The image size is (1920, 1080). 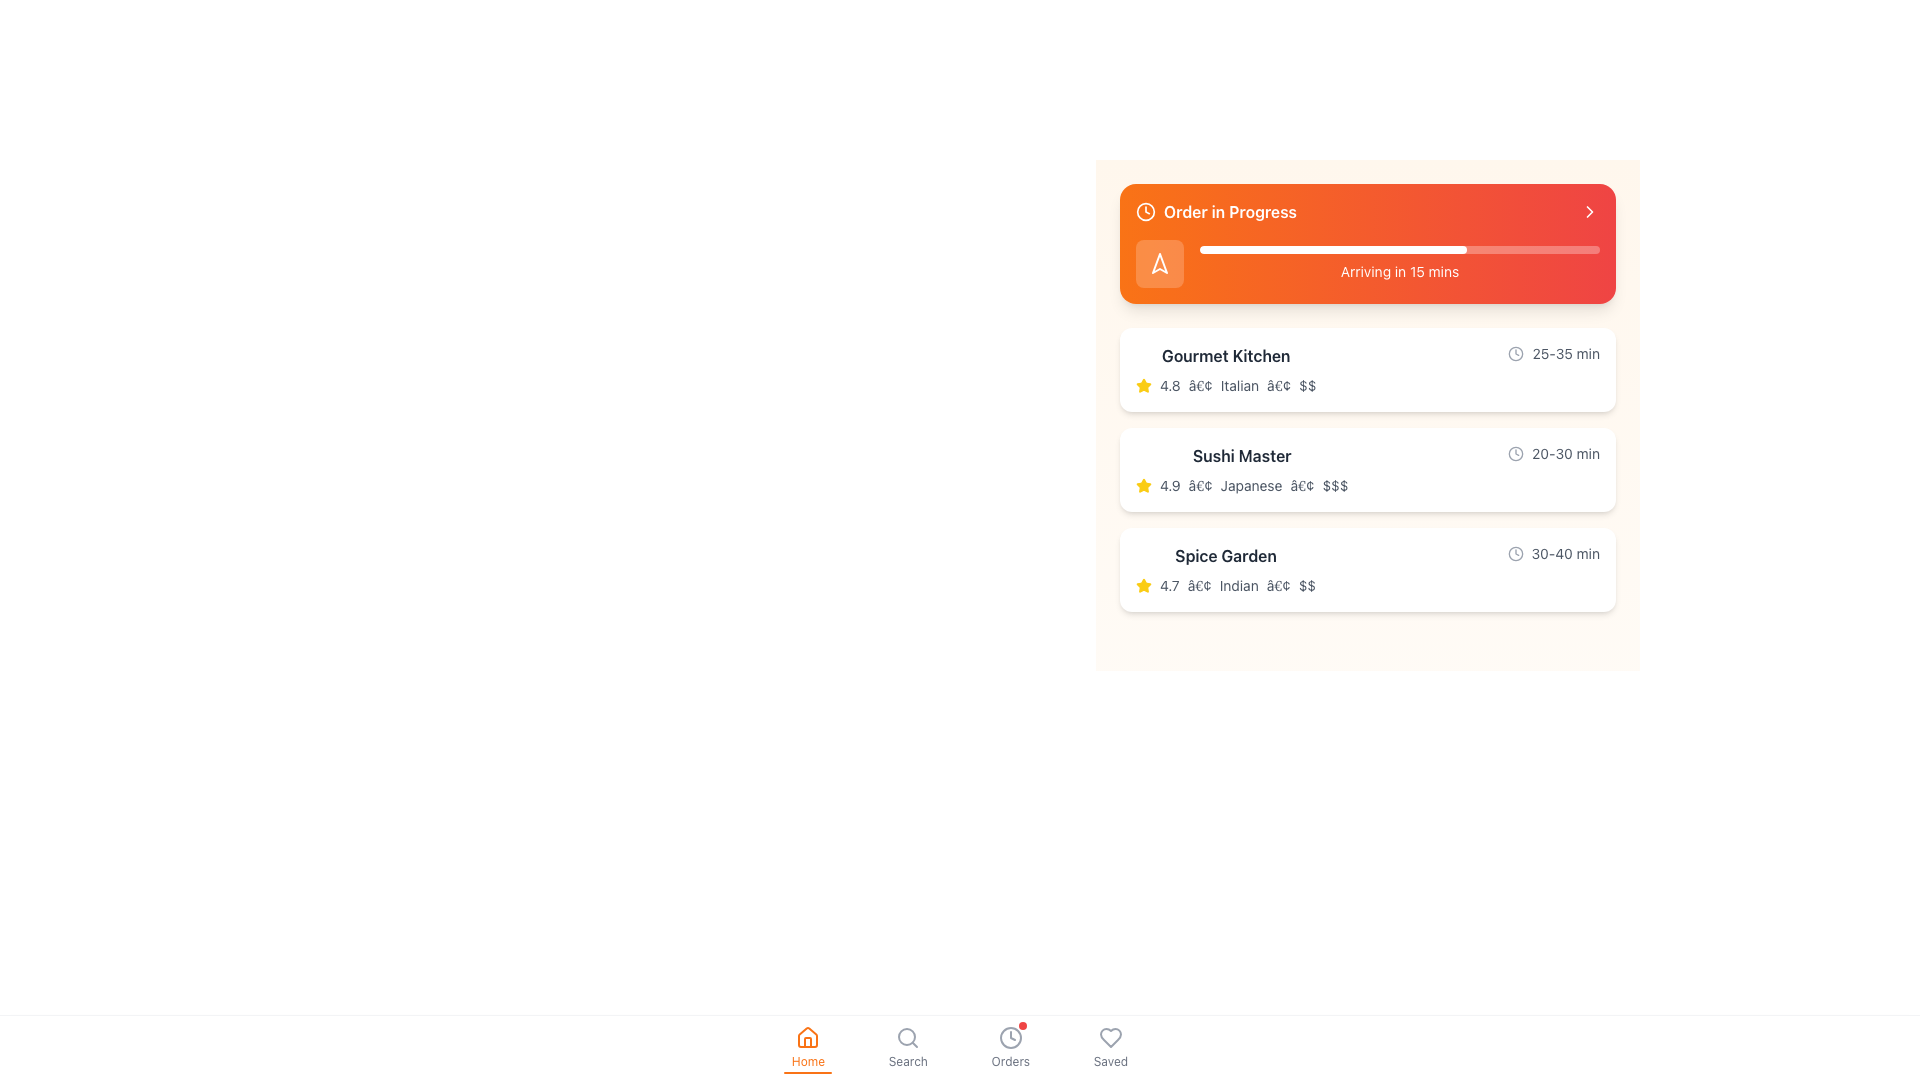 What do you see at coordinates (1199, 585) in the screenshot?
I see `the second separator dot in the 'Spice Garden' row, which separates 'Indian' and '$$'` at bounding box center [1199, 585].